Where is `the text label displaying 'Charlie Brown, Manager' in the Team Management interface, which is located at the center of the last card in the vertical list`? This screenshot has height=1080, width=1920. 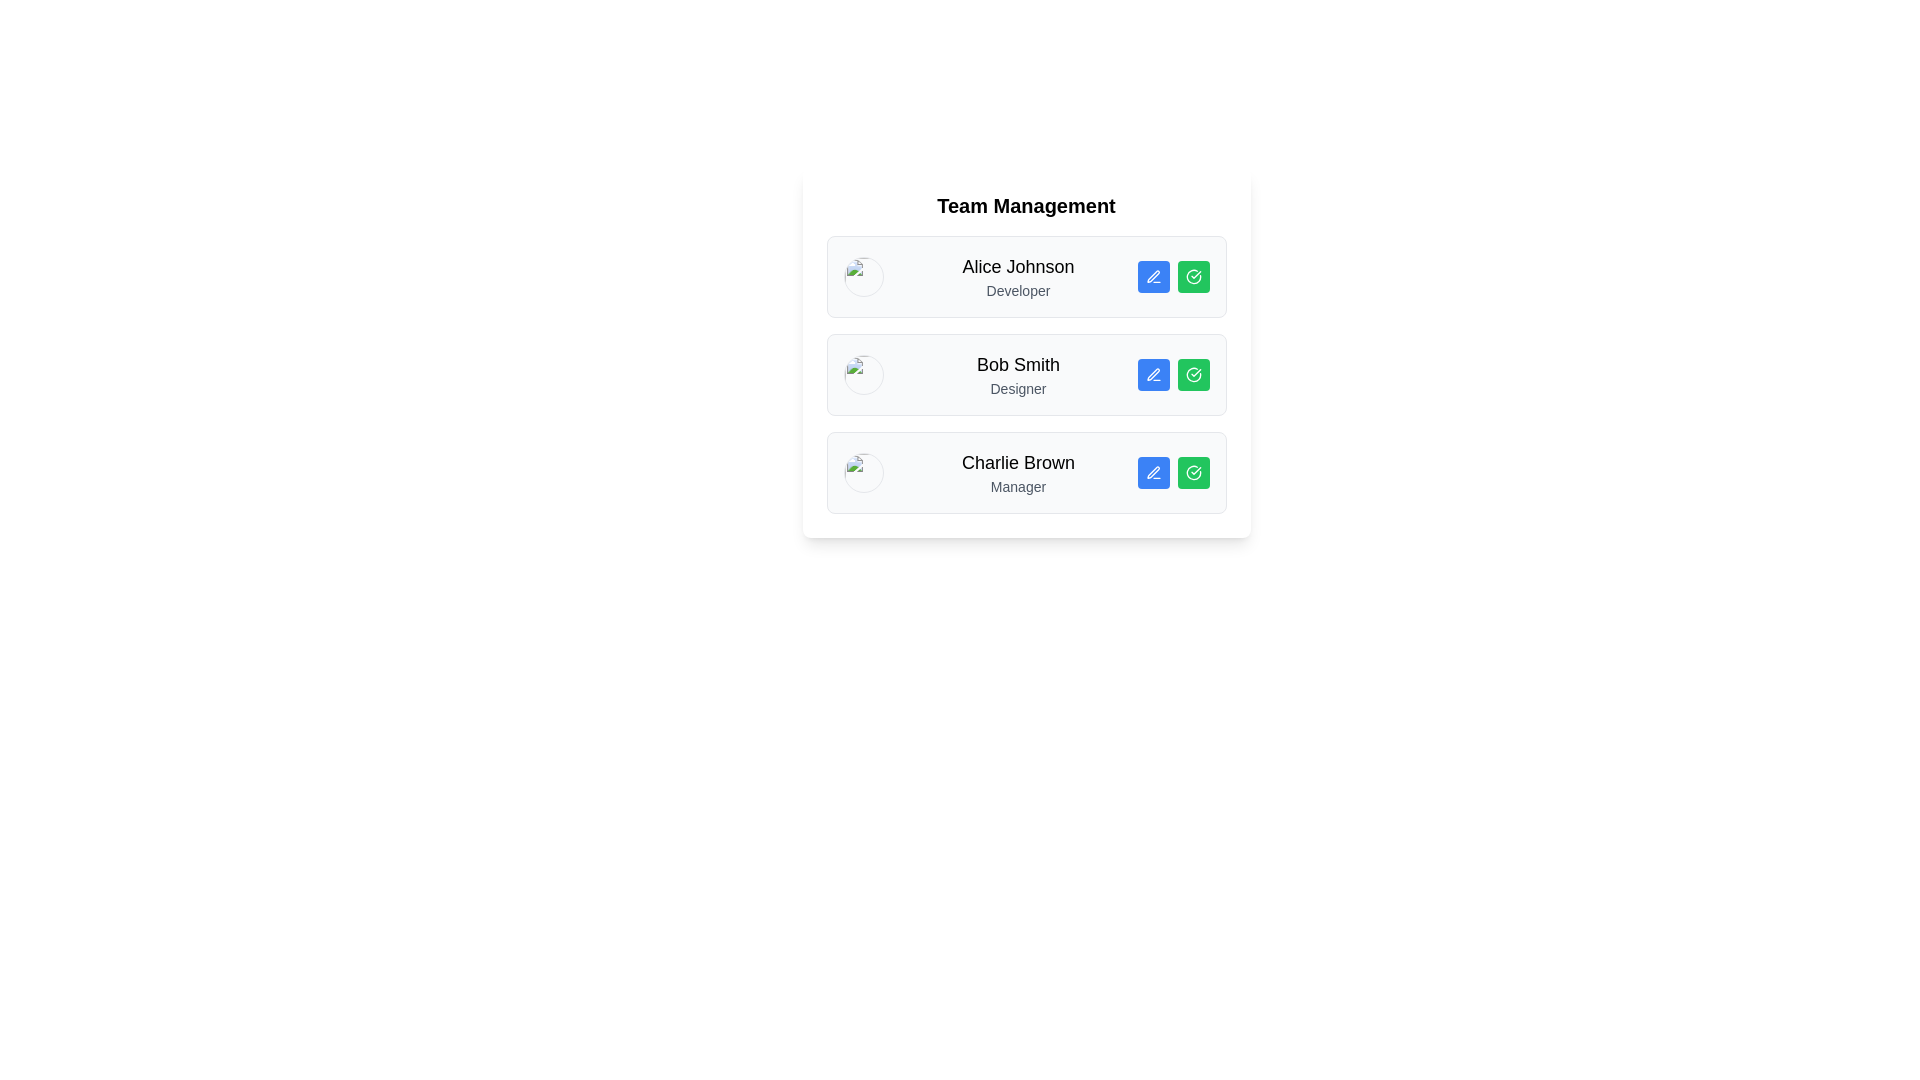 the text label displaying 'Charlie Brown, Manager' in the Team Management interface, which is located at the center of the last card in the vertical list is located at coordinates (1018, 473).